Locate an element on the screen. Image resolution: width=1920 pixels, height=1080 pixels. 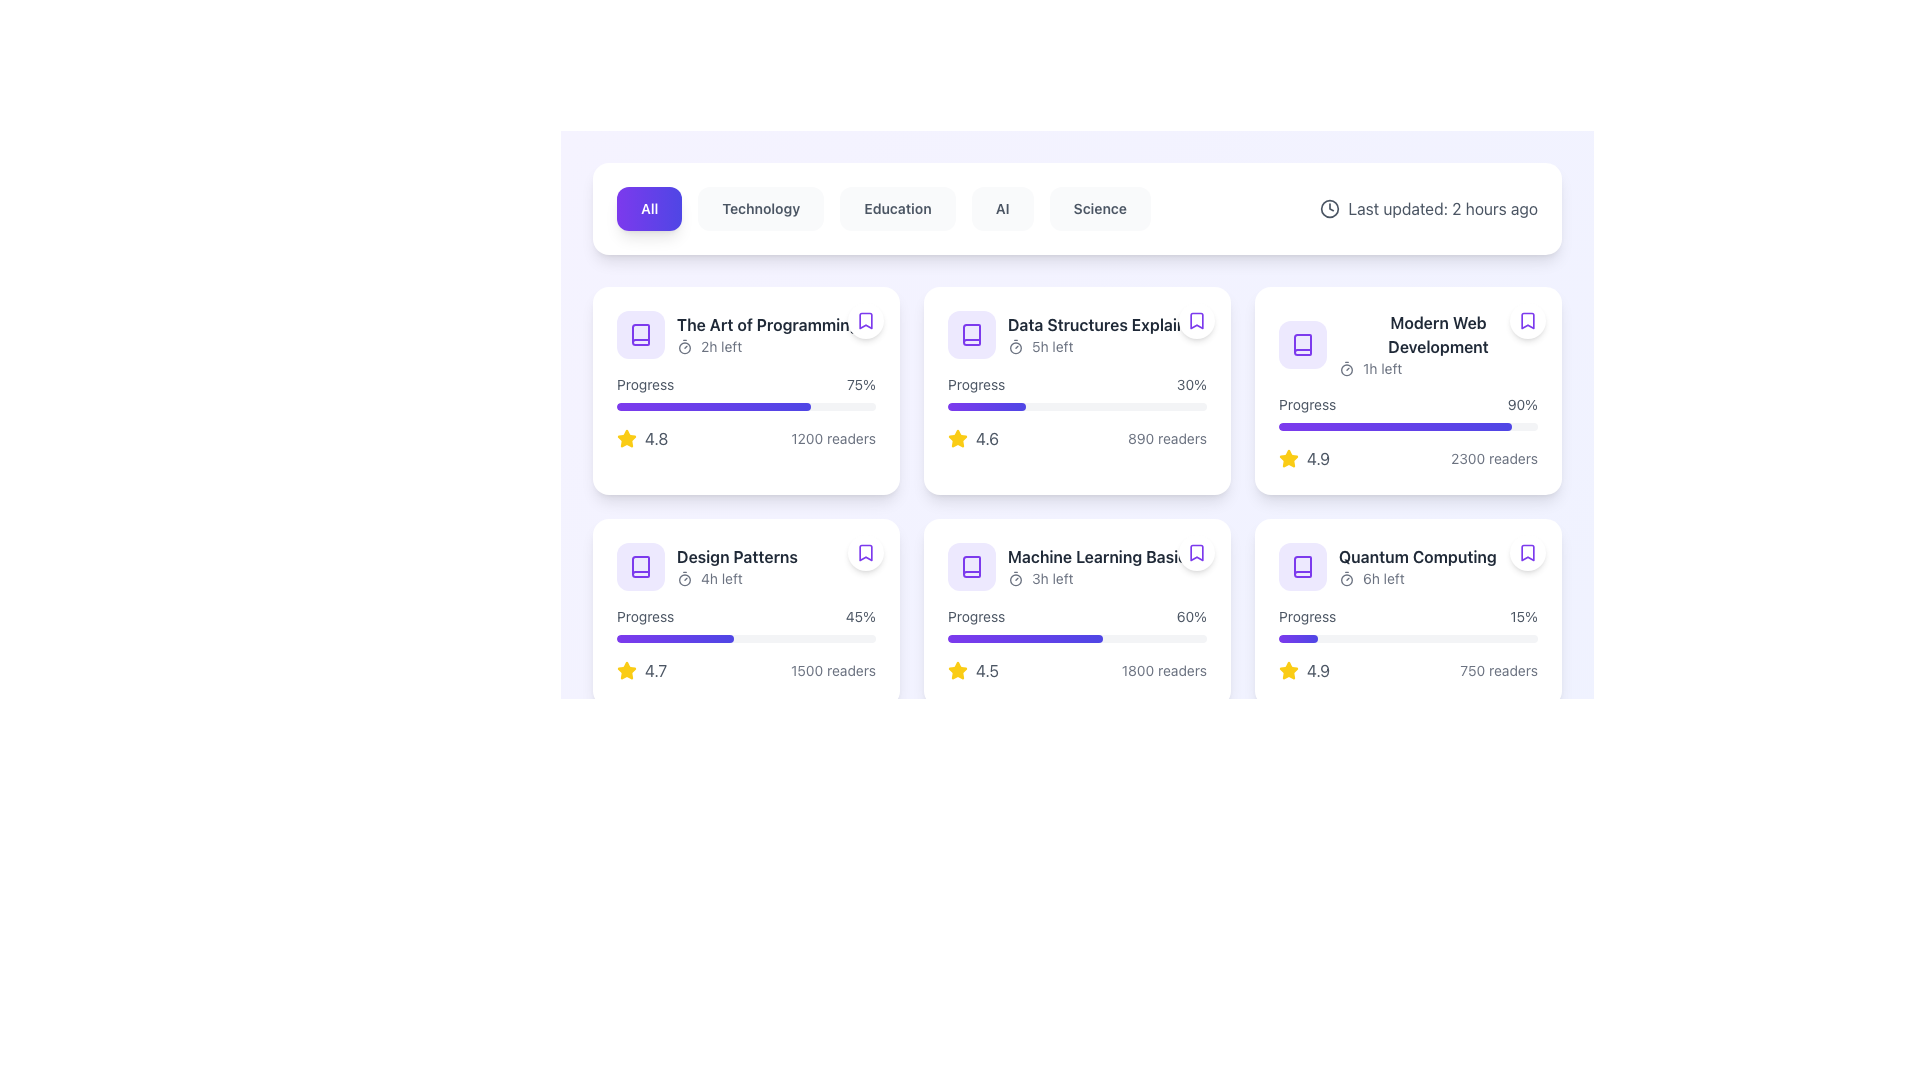
the text element displaying '5h left', which is located in the top row of the 'Data Structures Explain' card, immediately to the right of the clock icon is located at coordinates (1051, 346).